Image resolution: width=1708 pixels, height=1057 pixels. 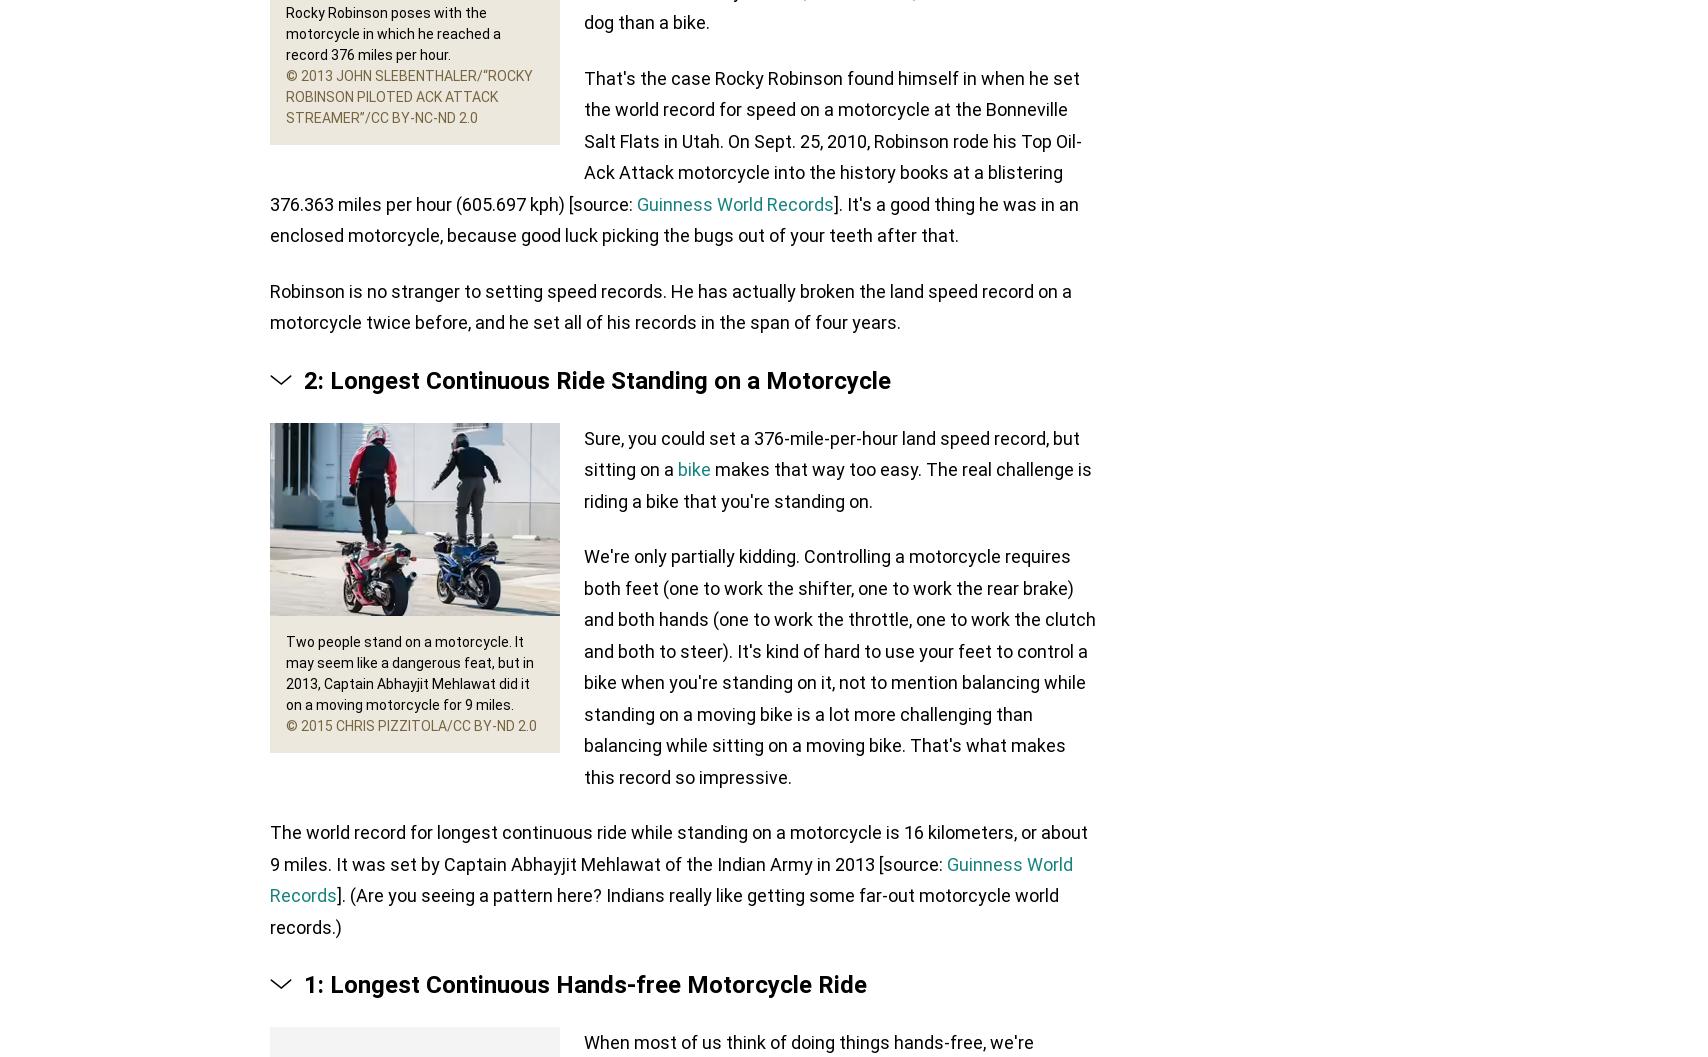 What do you see at coordinates (304, 378) in the screenshot?
I see `'2: Longest Continuous Ride Standing on a Motorcycle'` at bounding box center [304, 378].